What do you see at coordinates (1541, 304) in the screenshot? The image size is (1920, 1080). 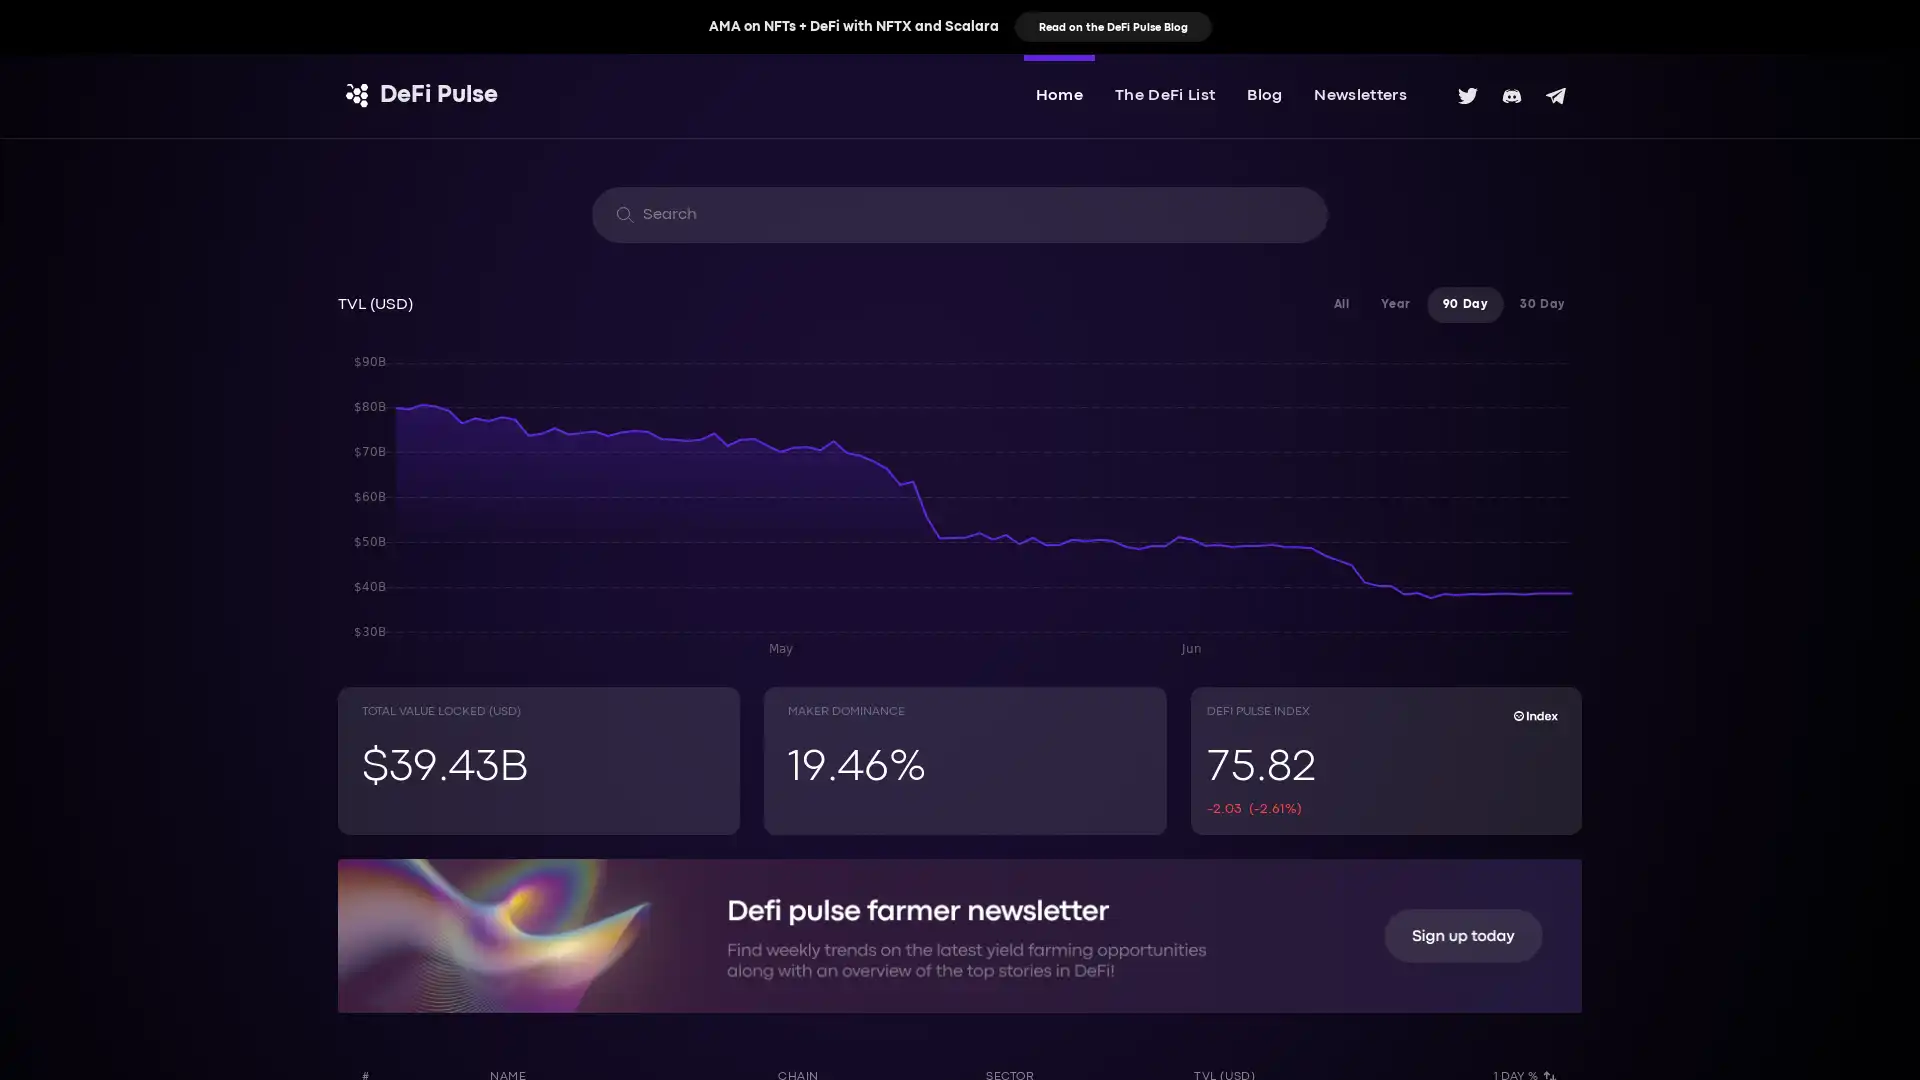 I see `30 Day` at bounding box center [1541, 304].